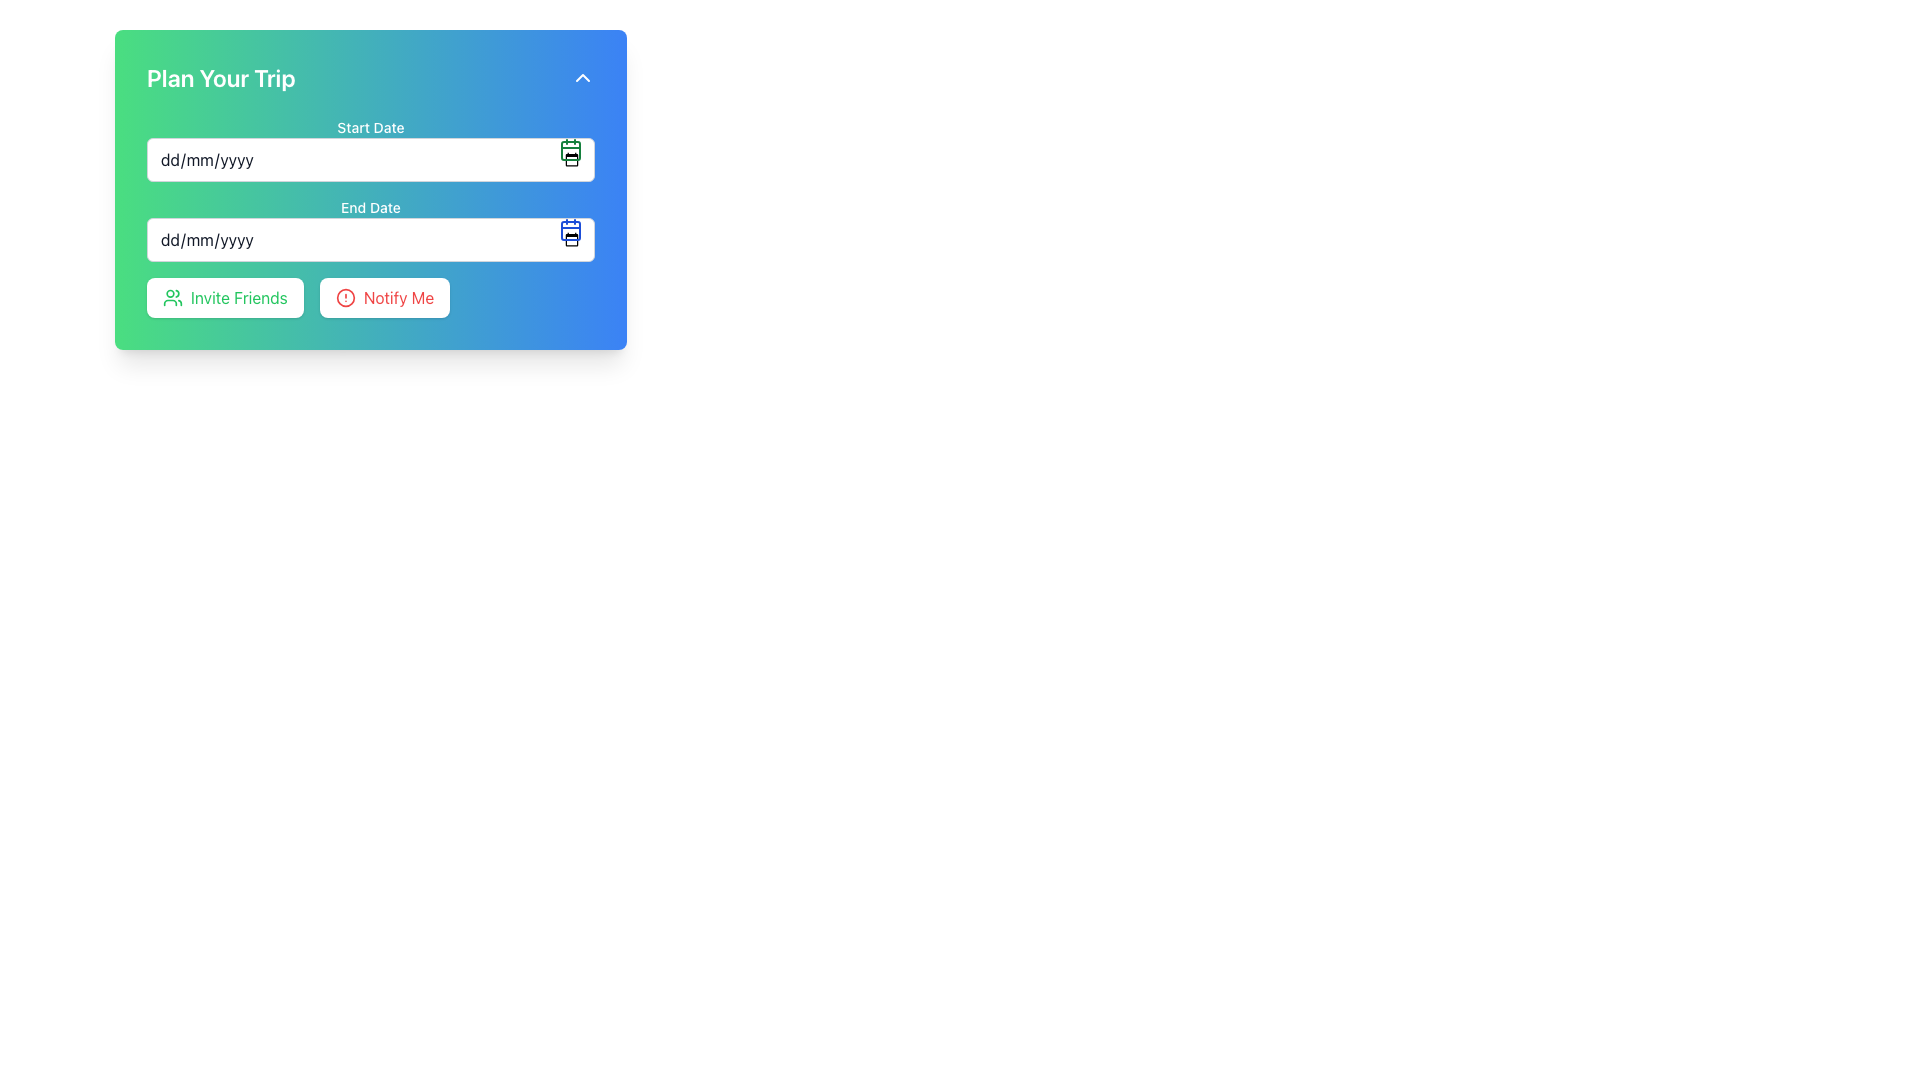 This screenshot has height=1080, width=1920. I want to click on the Calendar icon located in the 'End Date' date input field, so click(570, 229).